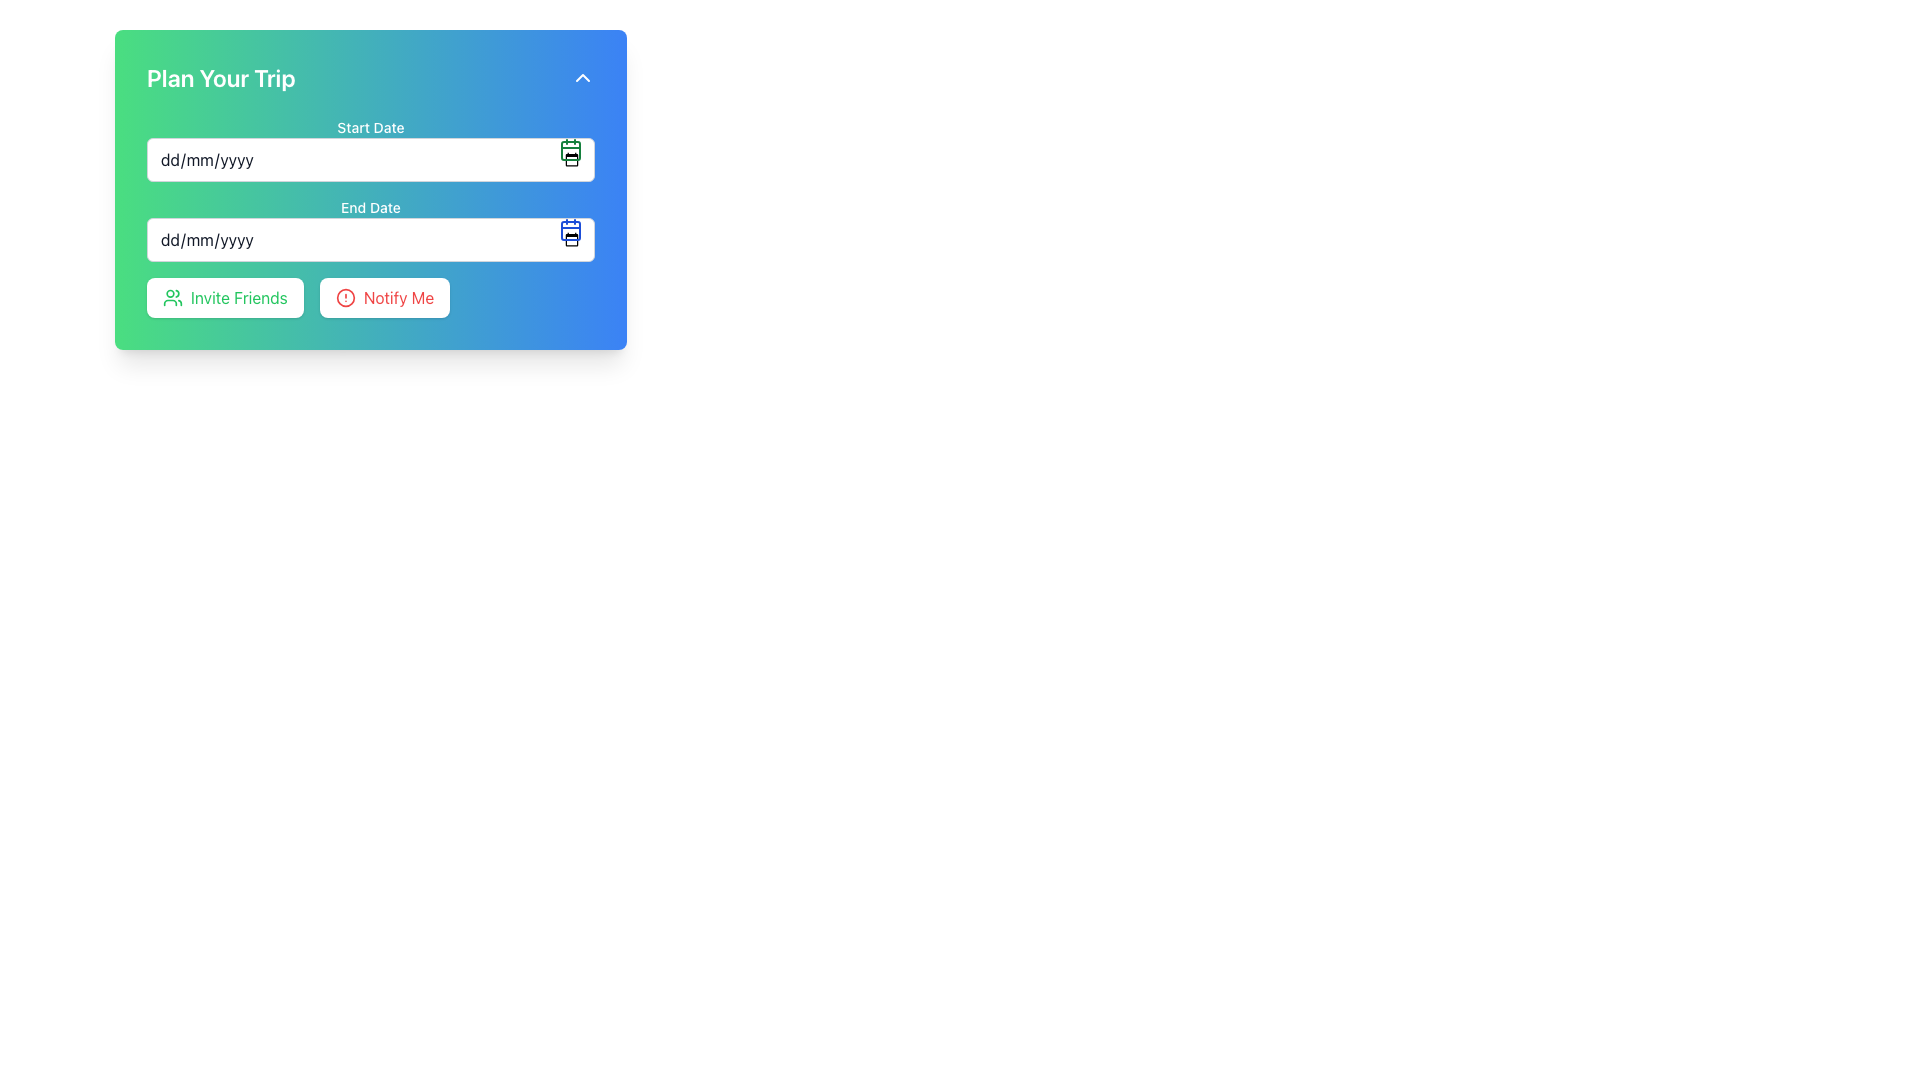 This screenshot has height=1080, width=1920. I want to click on the Calendar icon located in the 'End Date' date input field, so click(570, 229).